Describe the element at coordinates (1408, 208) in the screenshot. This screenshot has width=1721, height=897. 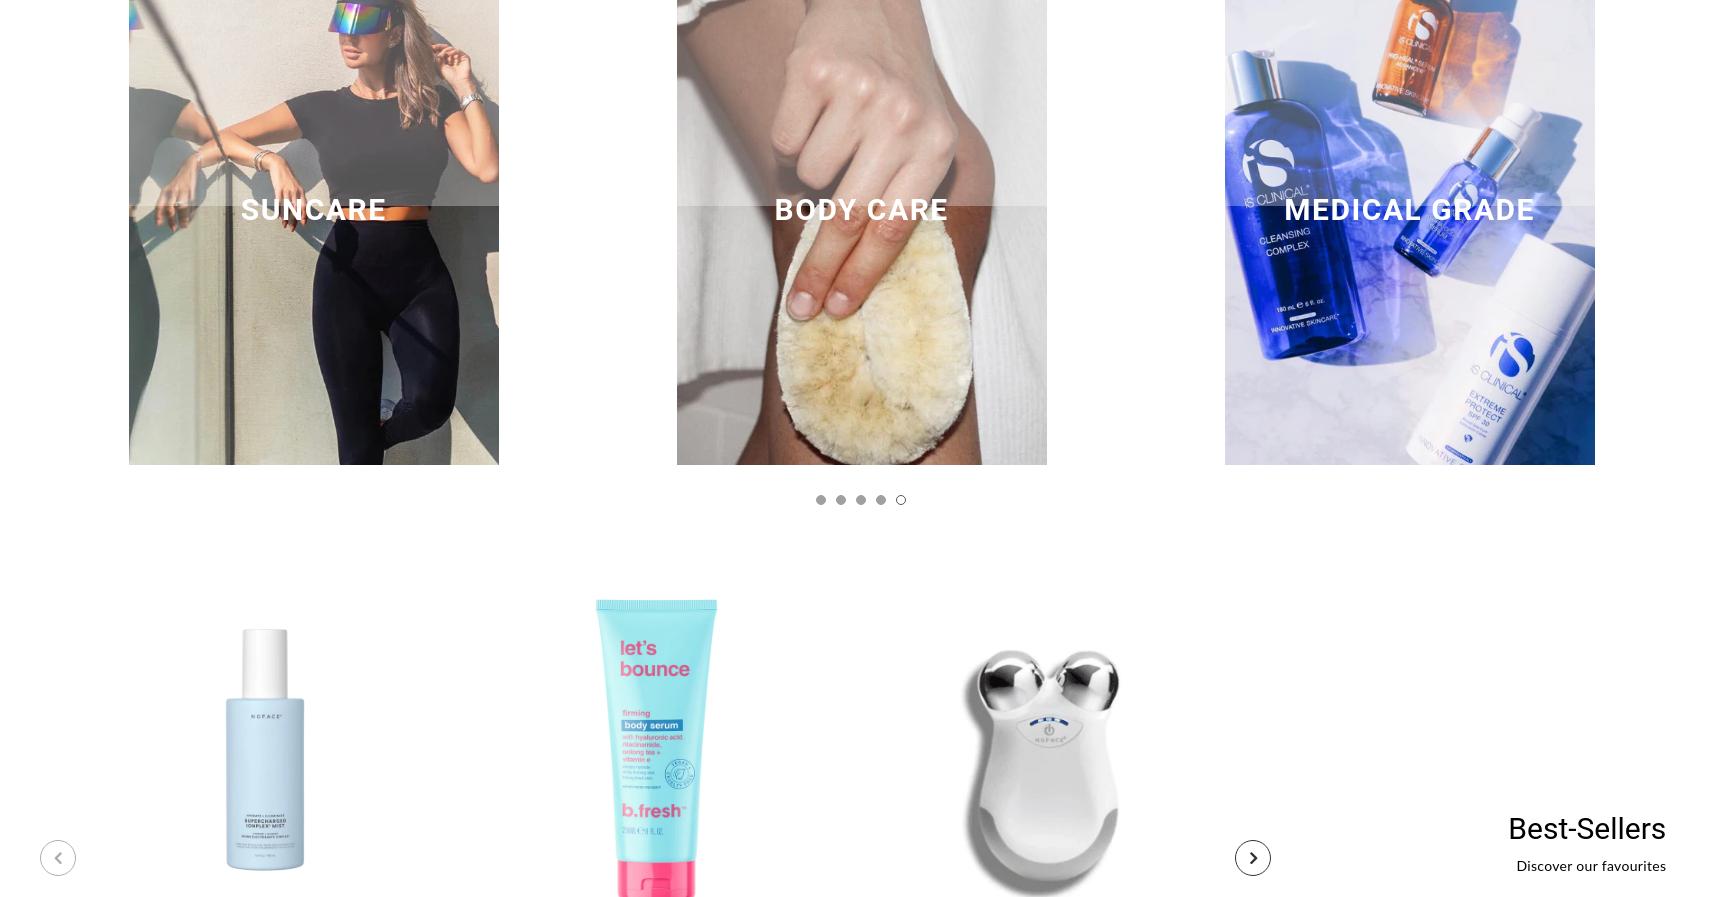
I see `'MEDICAL GRADE'` at that location.